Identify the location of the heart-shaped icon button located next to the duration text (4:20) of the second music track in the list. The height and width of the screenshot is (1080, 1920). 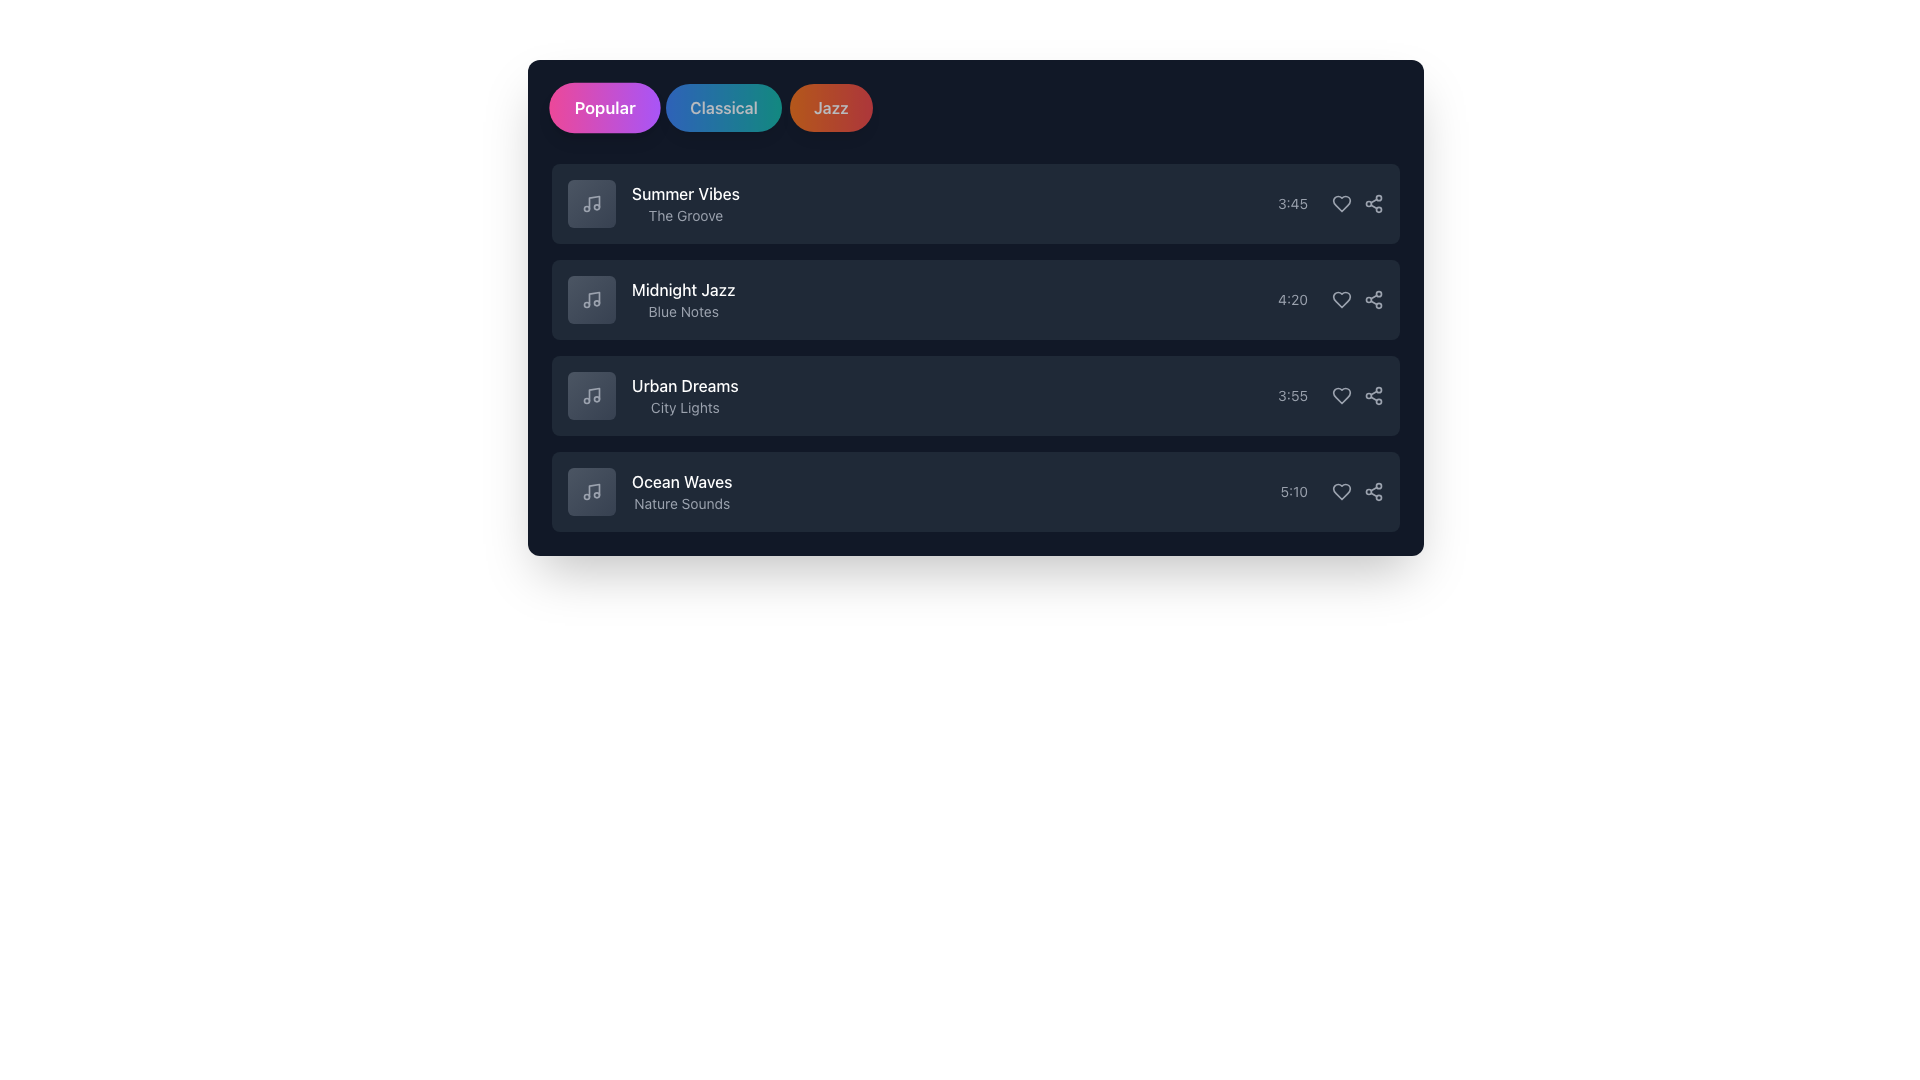
(1342, 300).